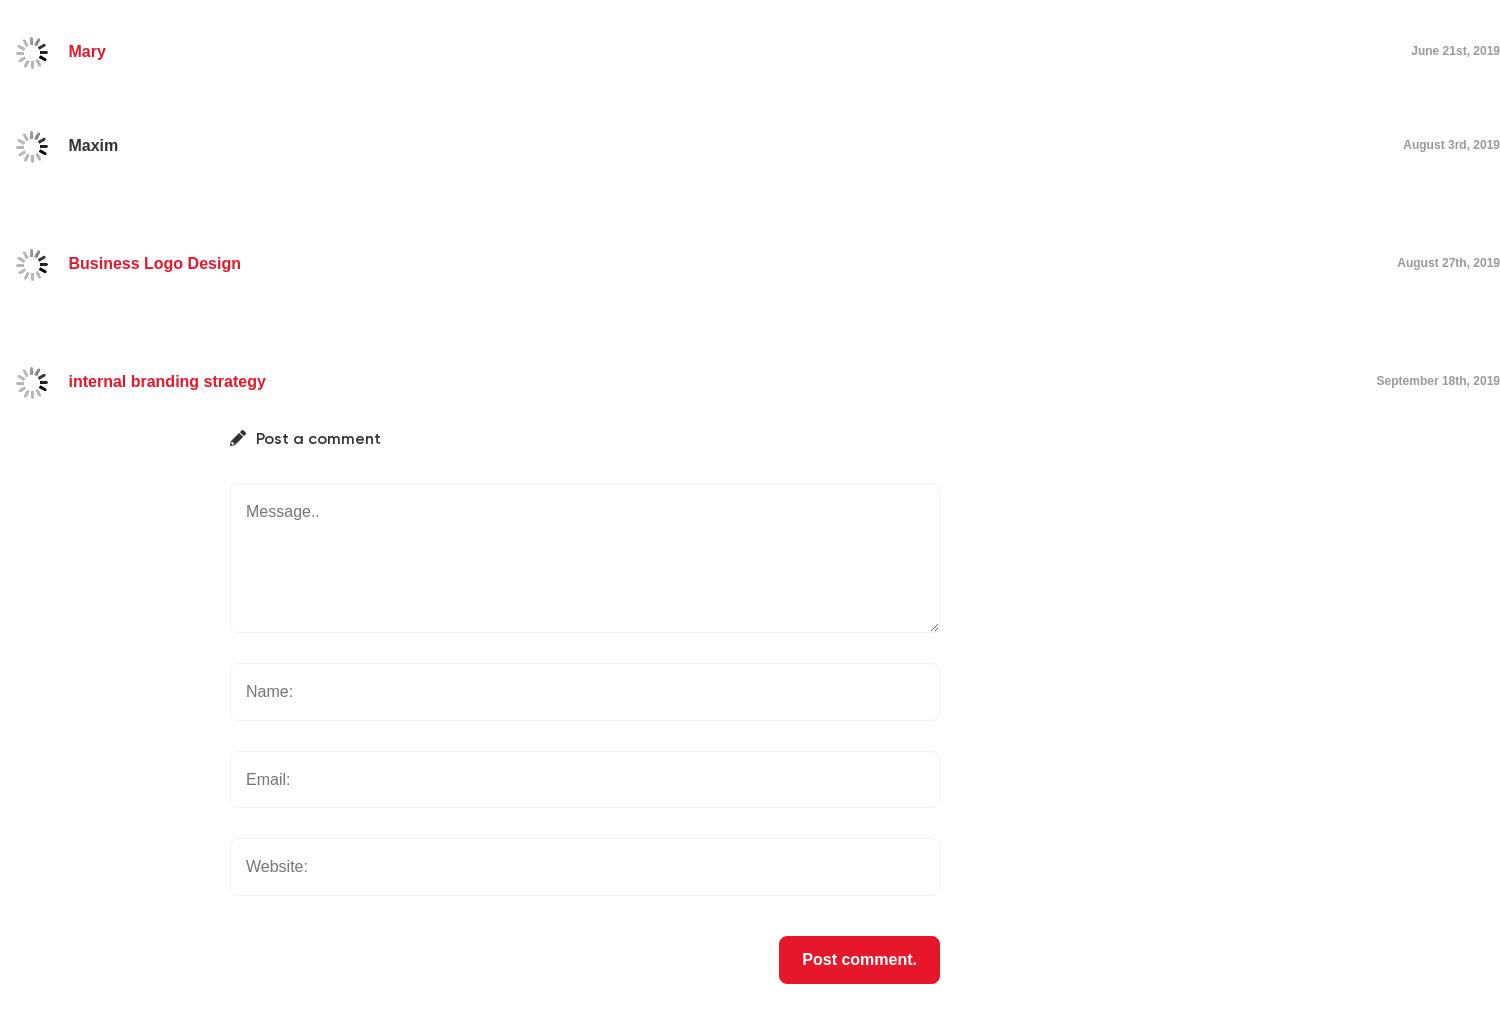 The image size is (1500, 1024). Describe the element at coordinates (317, 437) in the screenshot. I see `'Post a comment'` at that location.